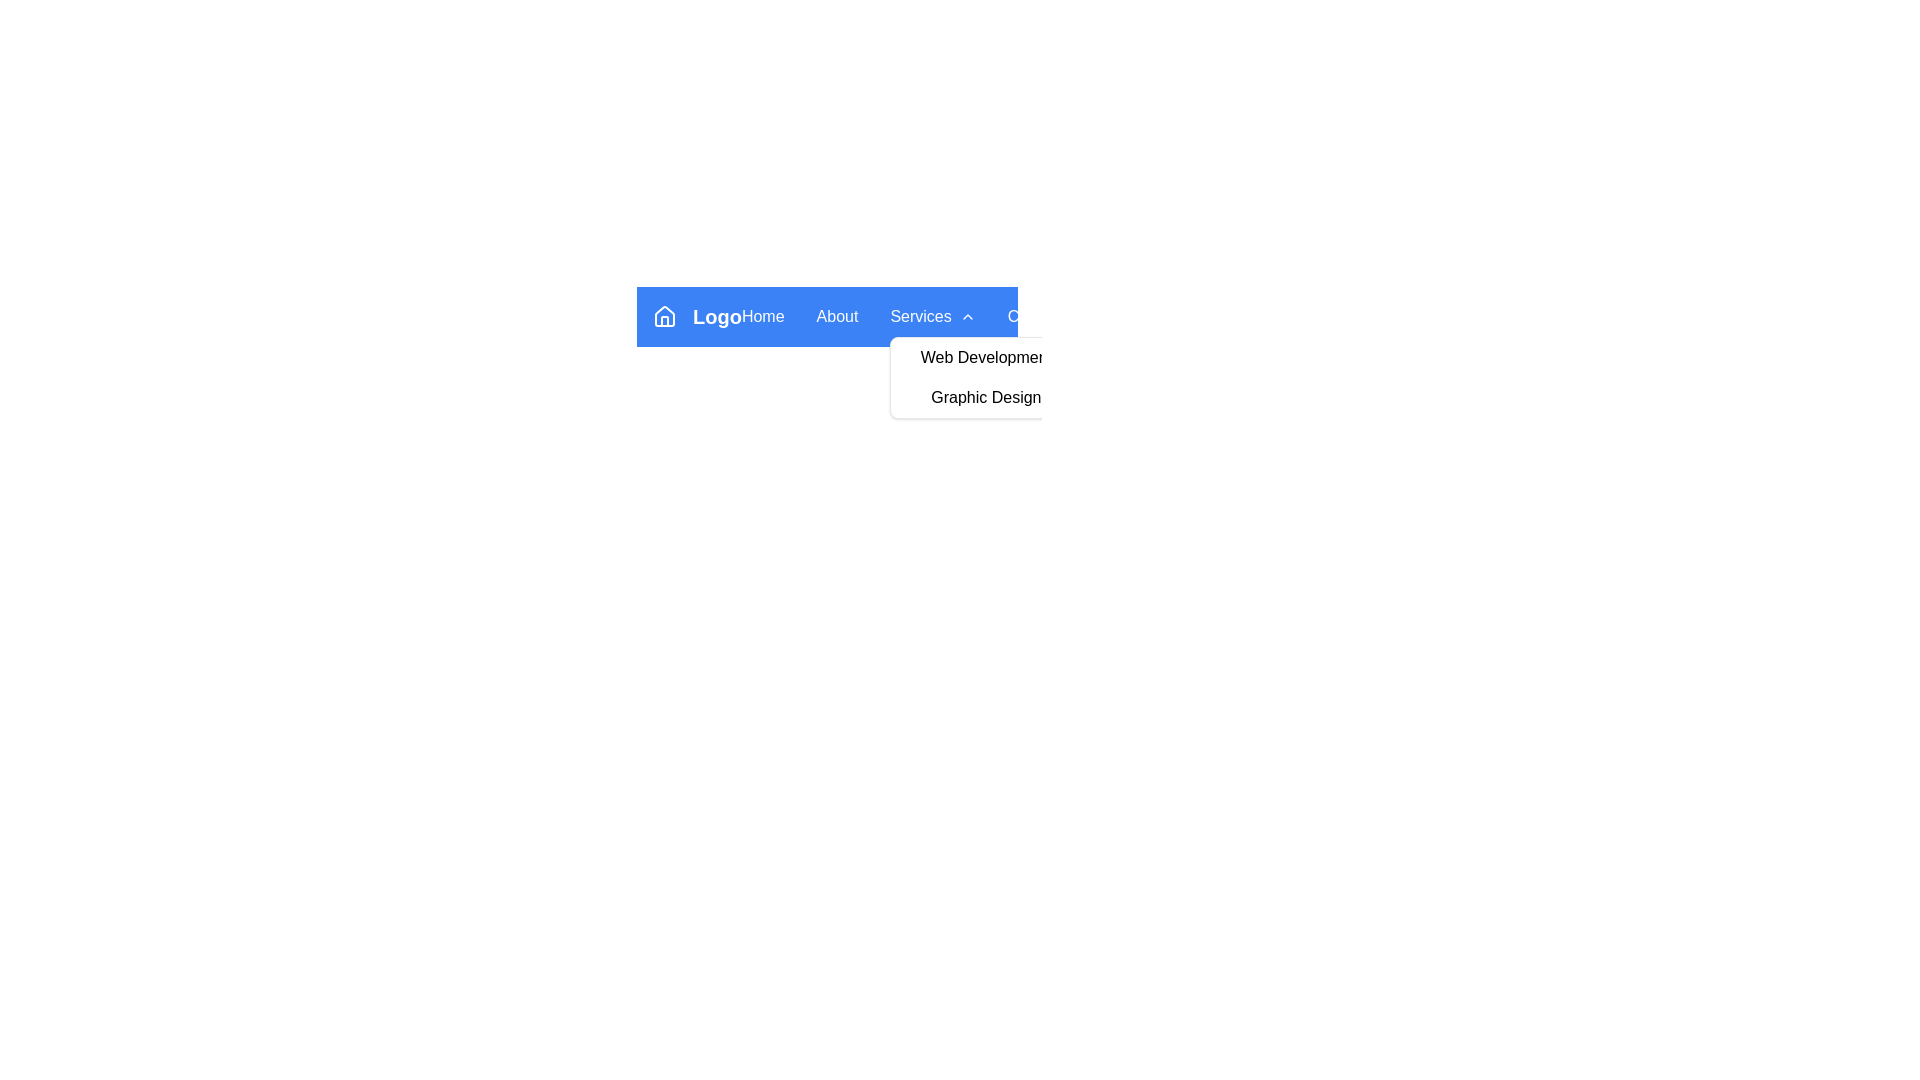  What do you see at coordinates (932, 315) in the screenshot?
I see `the 'Services' dropdown menu trigger located in the center of the top navigation bar` at bounding box center [932, 315].